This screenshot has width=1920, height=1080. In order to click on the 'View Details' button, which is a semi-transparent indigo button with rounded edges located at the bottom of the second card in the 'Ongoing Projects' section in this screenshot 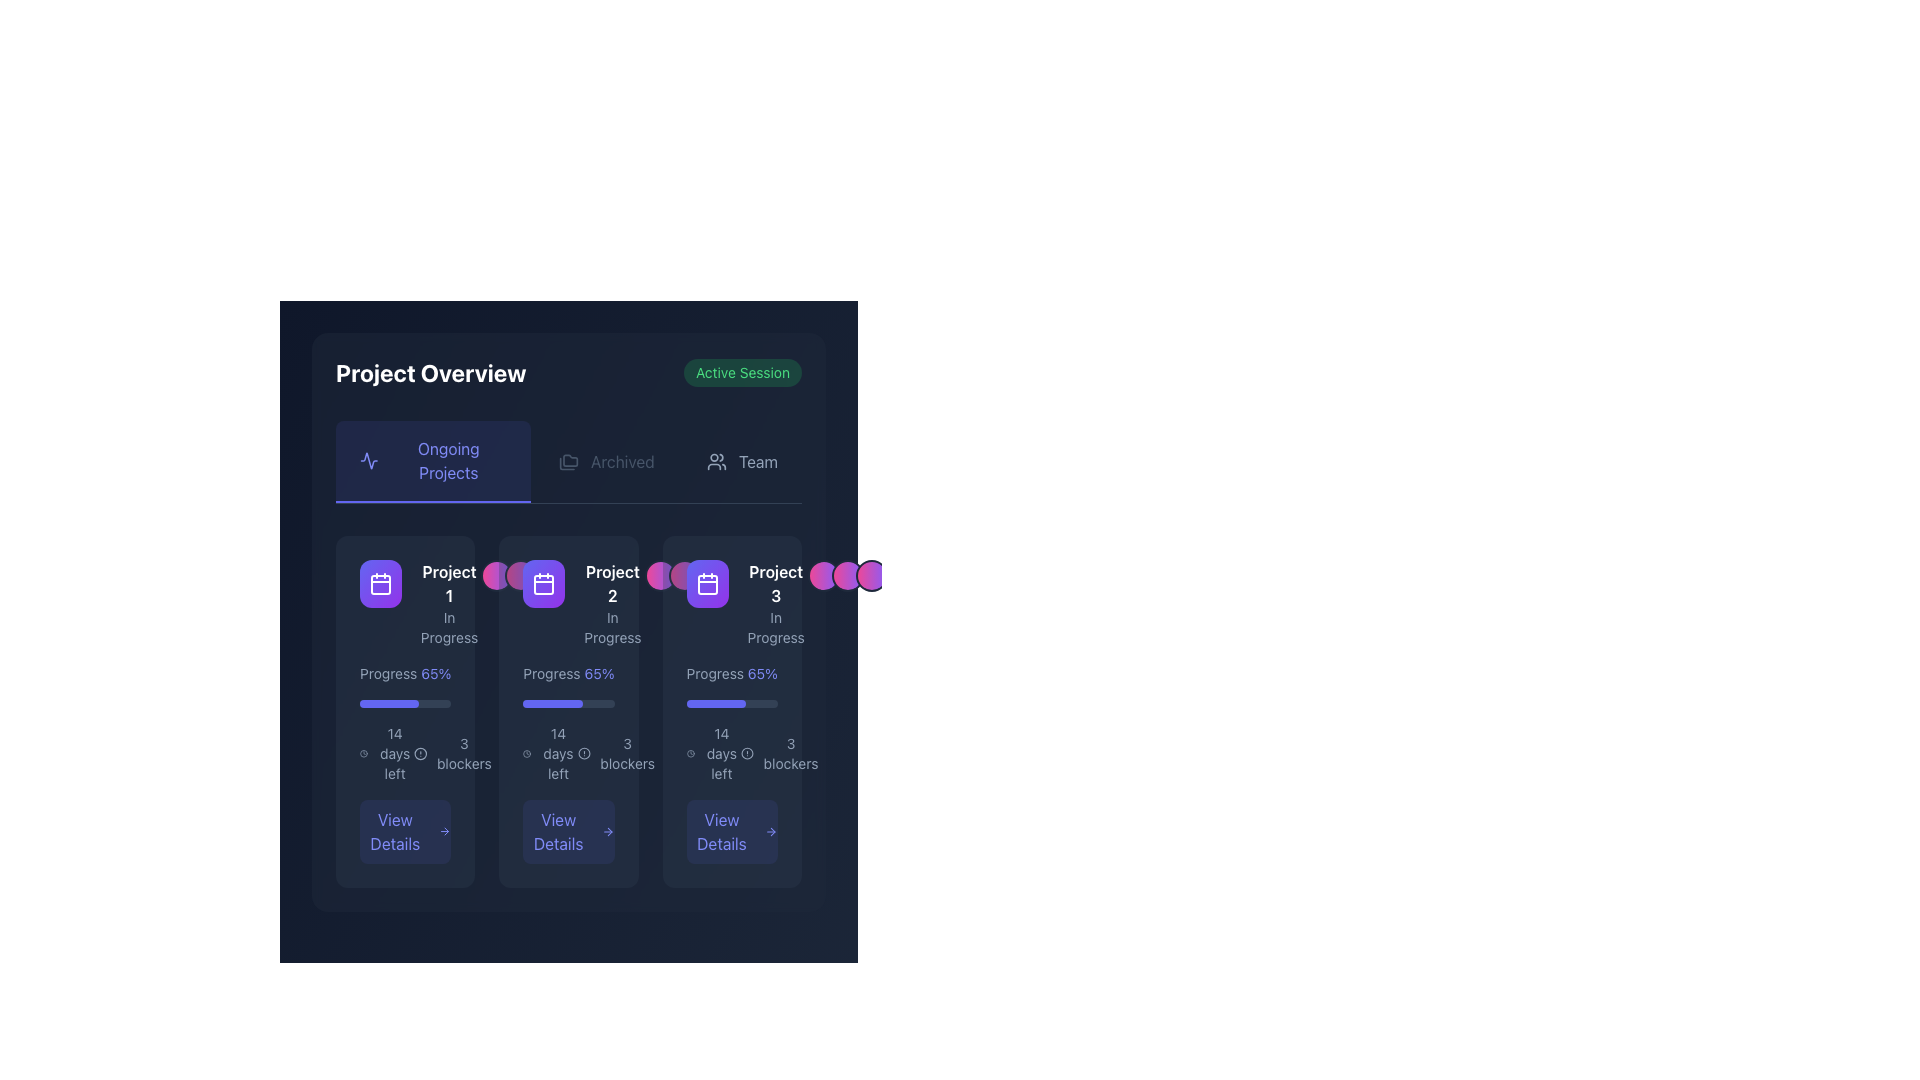, I will do `click(567, 832)`.